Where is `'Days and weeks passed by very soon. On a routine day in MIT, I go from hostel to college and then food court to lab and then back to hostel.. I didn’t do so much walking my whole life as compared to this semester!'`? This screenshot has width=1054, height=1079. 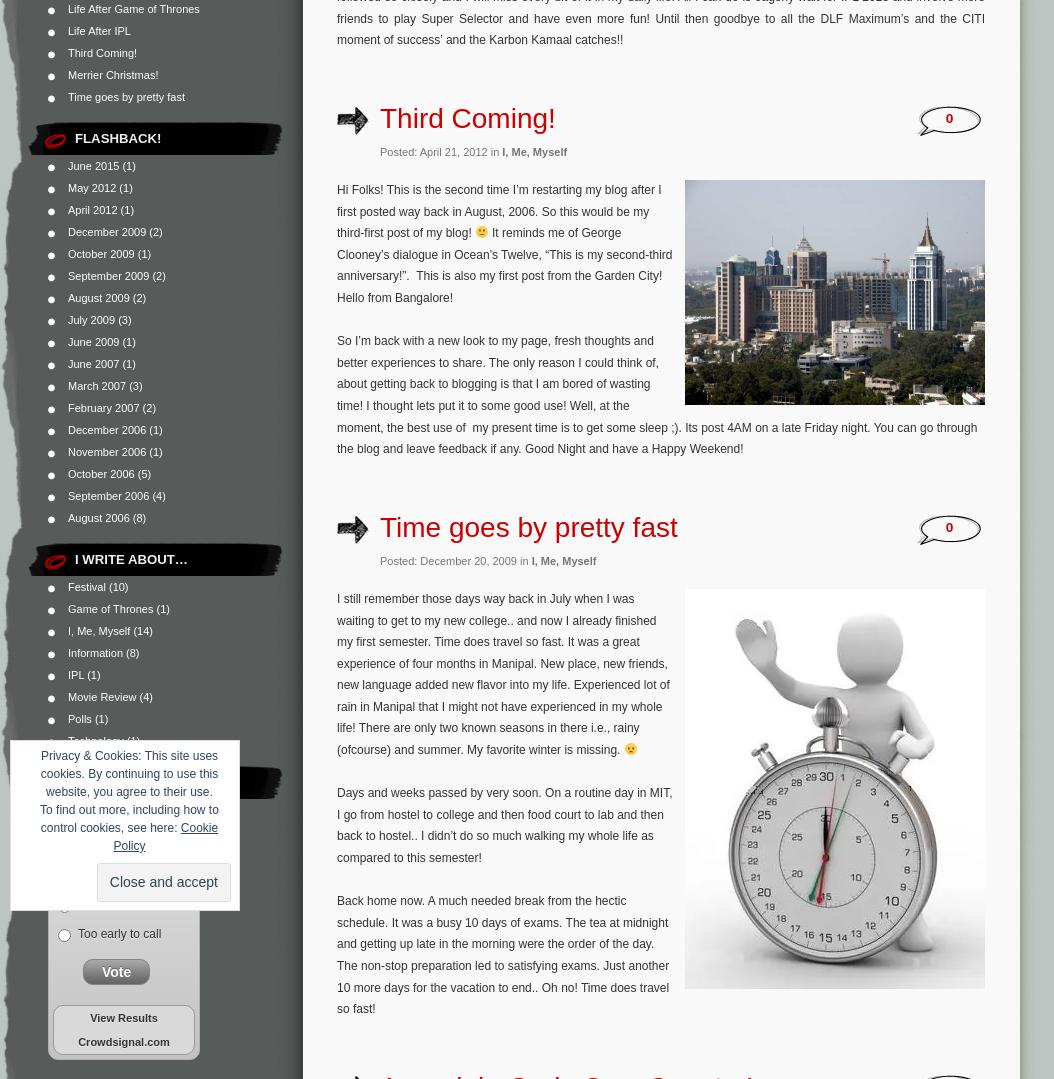 'Days and weeks passed by very soon. On a routine day in MIT, I go from hostel to college and then food court to lab and then back to hostel.. I didn’t do so much walking my whole life as compared to this semester!' is located at coordinates (336, 824).